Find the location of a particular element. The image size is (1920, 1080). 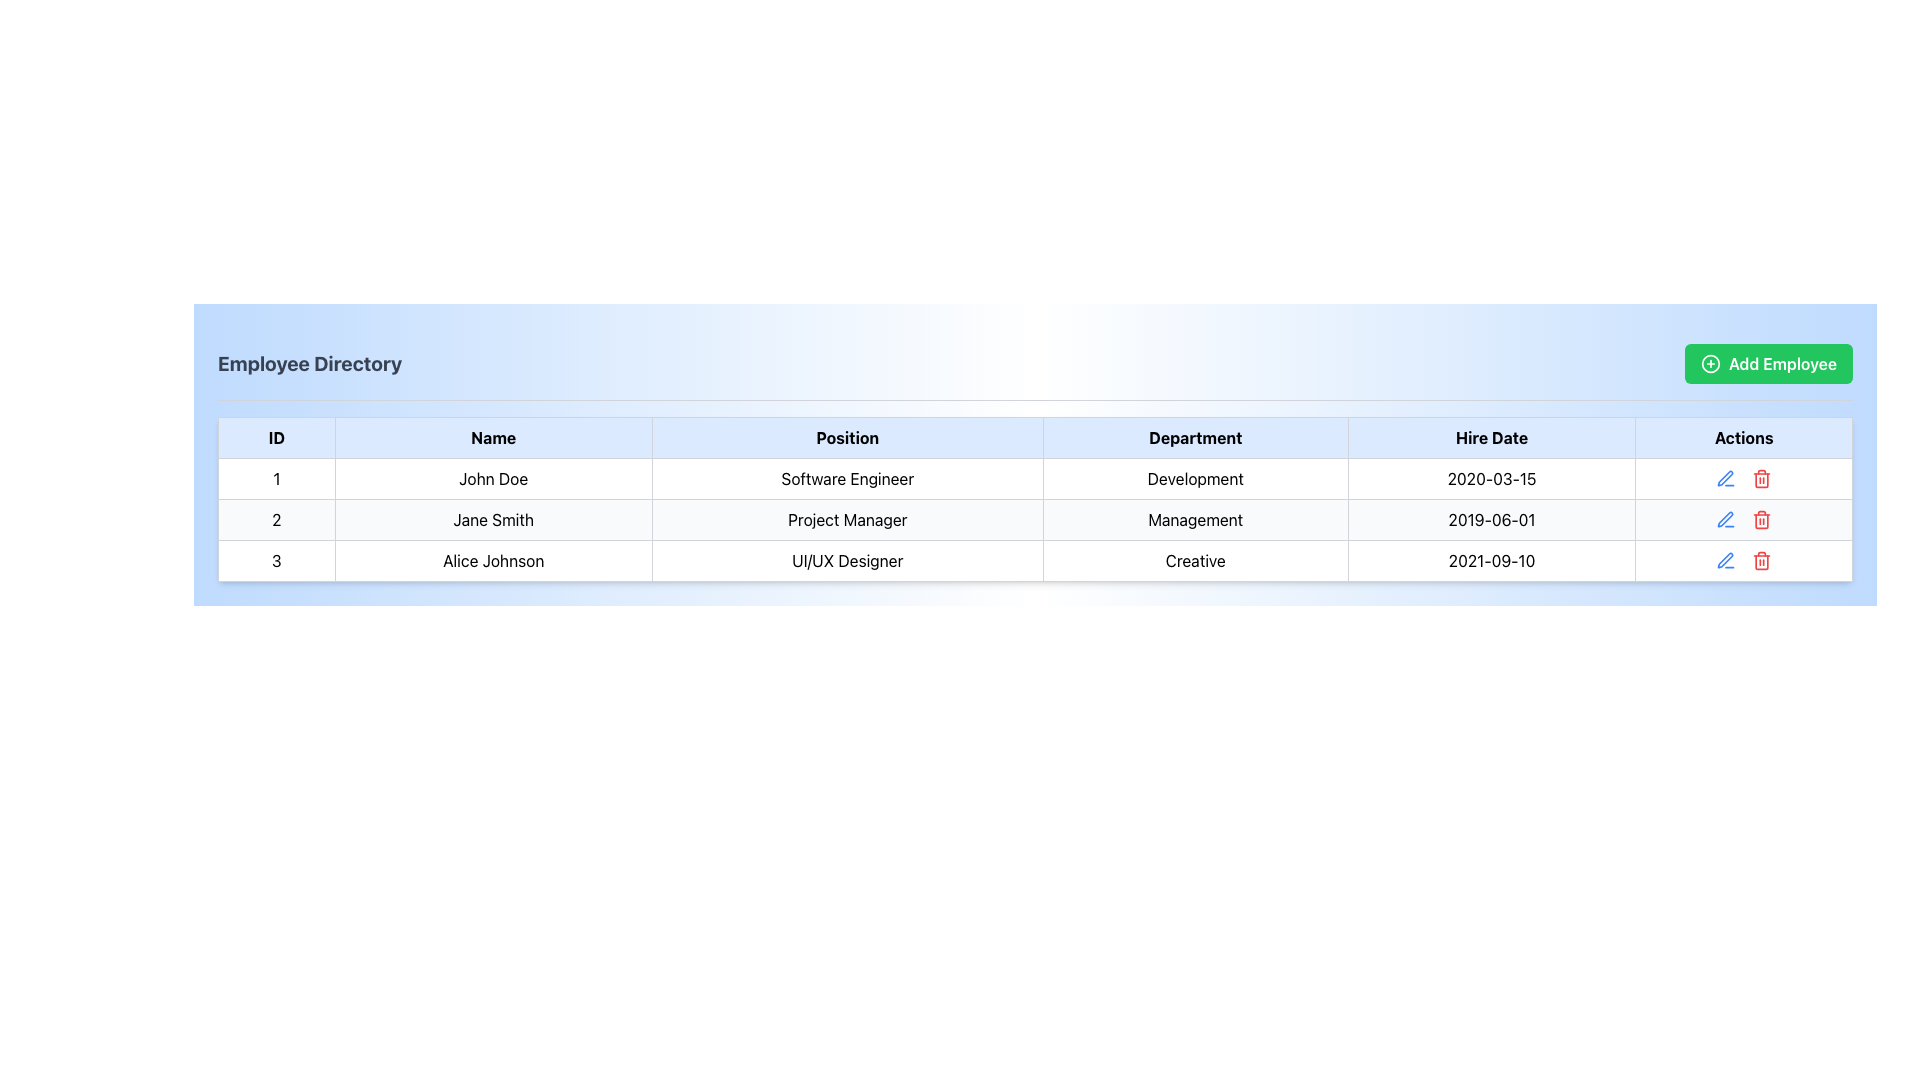

the 'Department' table header to sort the column is located at coordinates (1195, 437).